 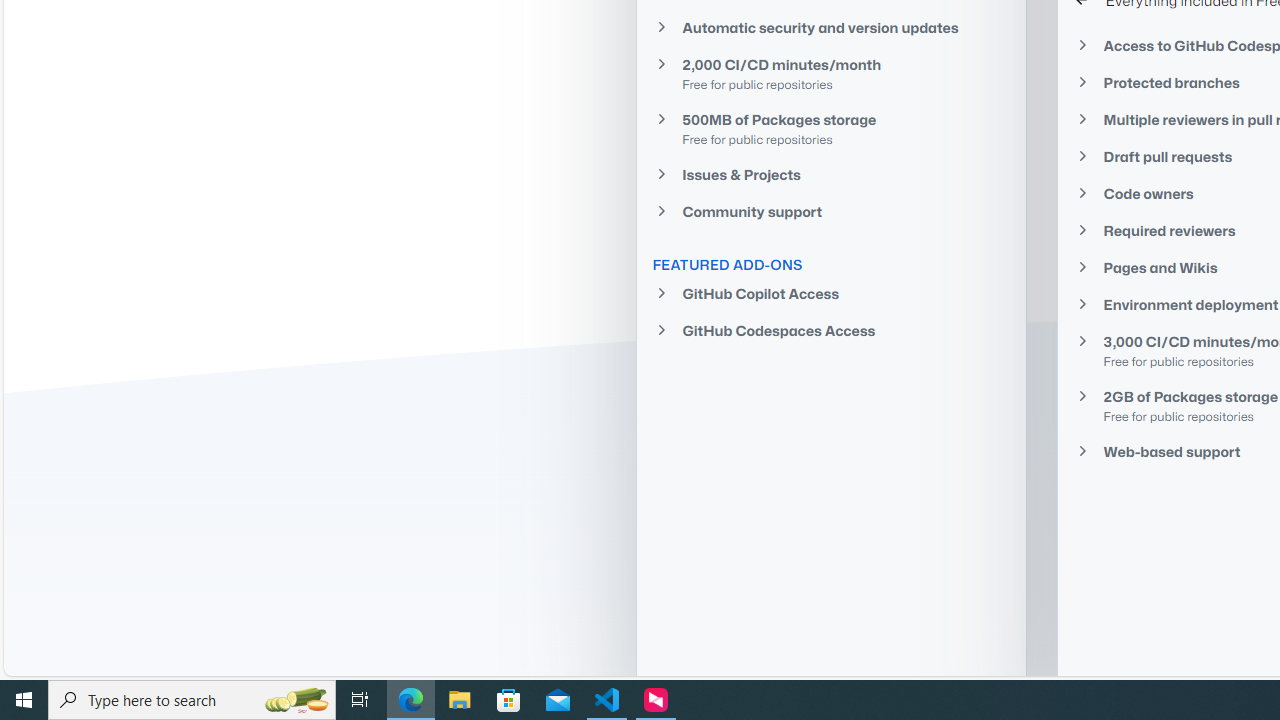 I want to click on 'GitHub Codespaces Access', so click(x=830, y=329).